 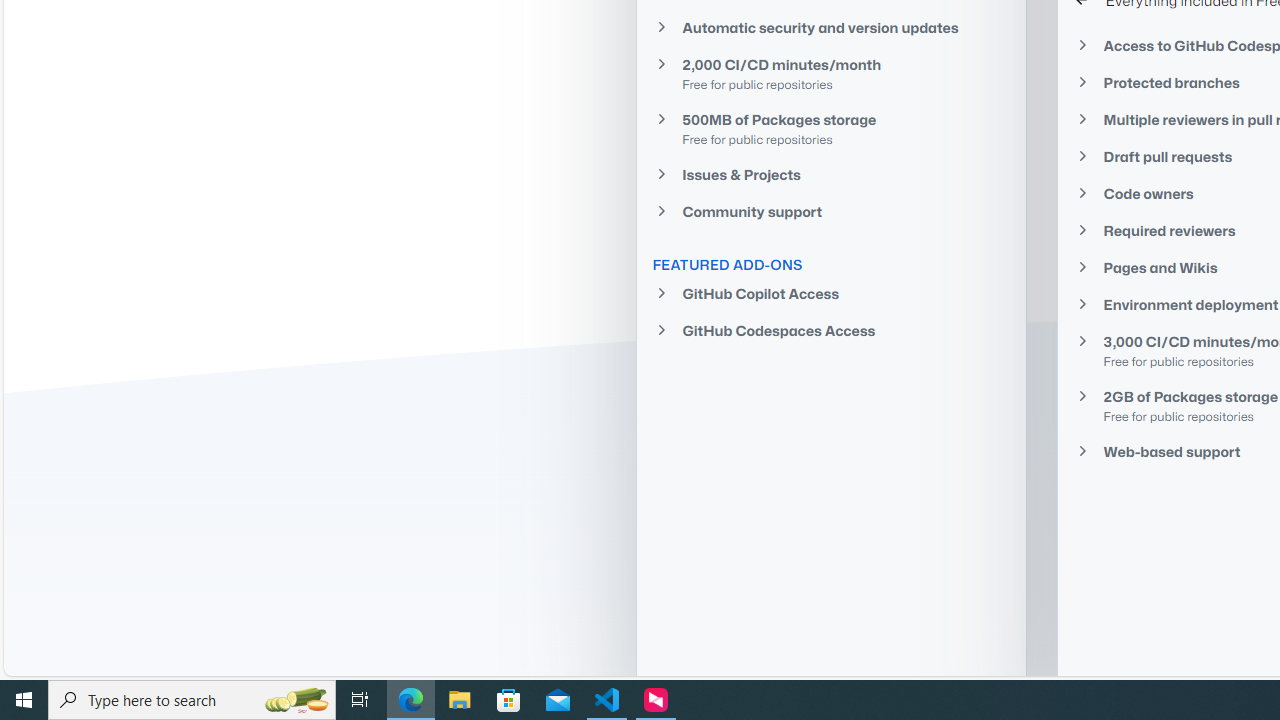 I want to click on 'GitHub Codespaces Access', so click(x=830, y=329).